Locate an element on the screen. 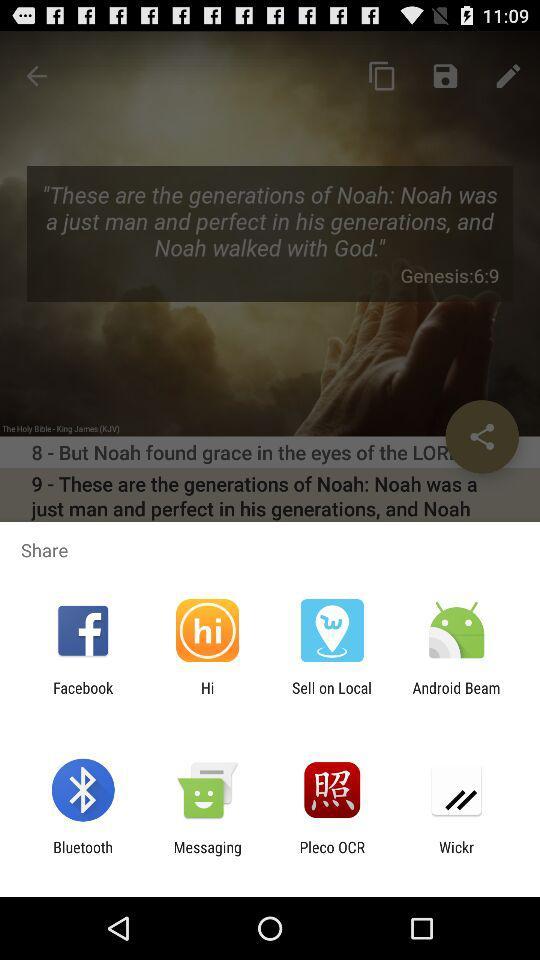 The width and height of the screenshot is (540, 960). icon to the right of pleco ocr app is located at coordinates (456, 855).